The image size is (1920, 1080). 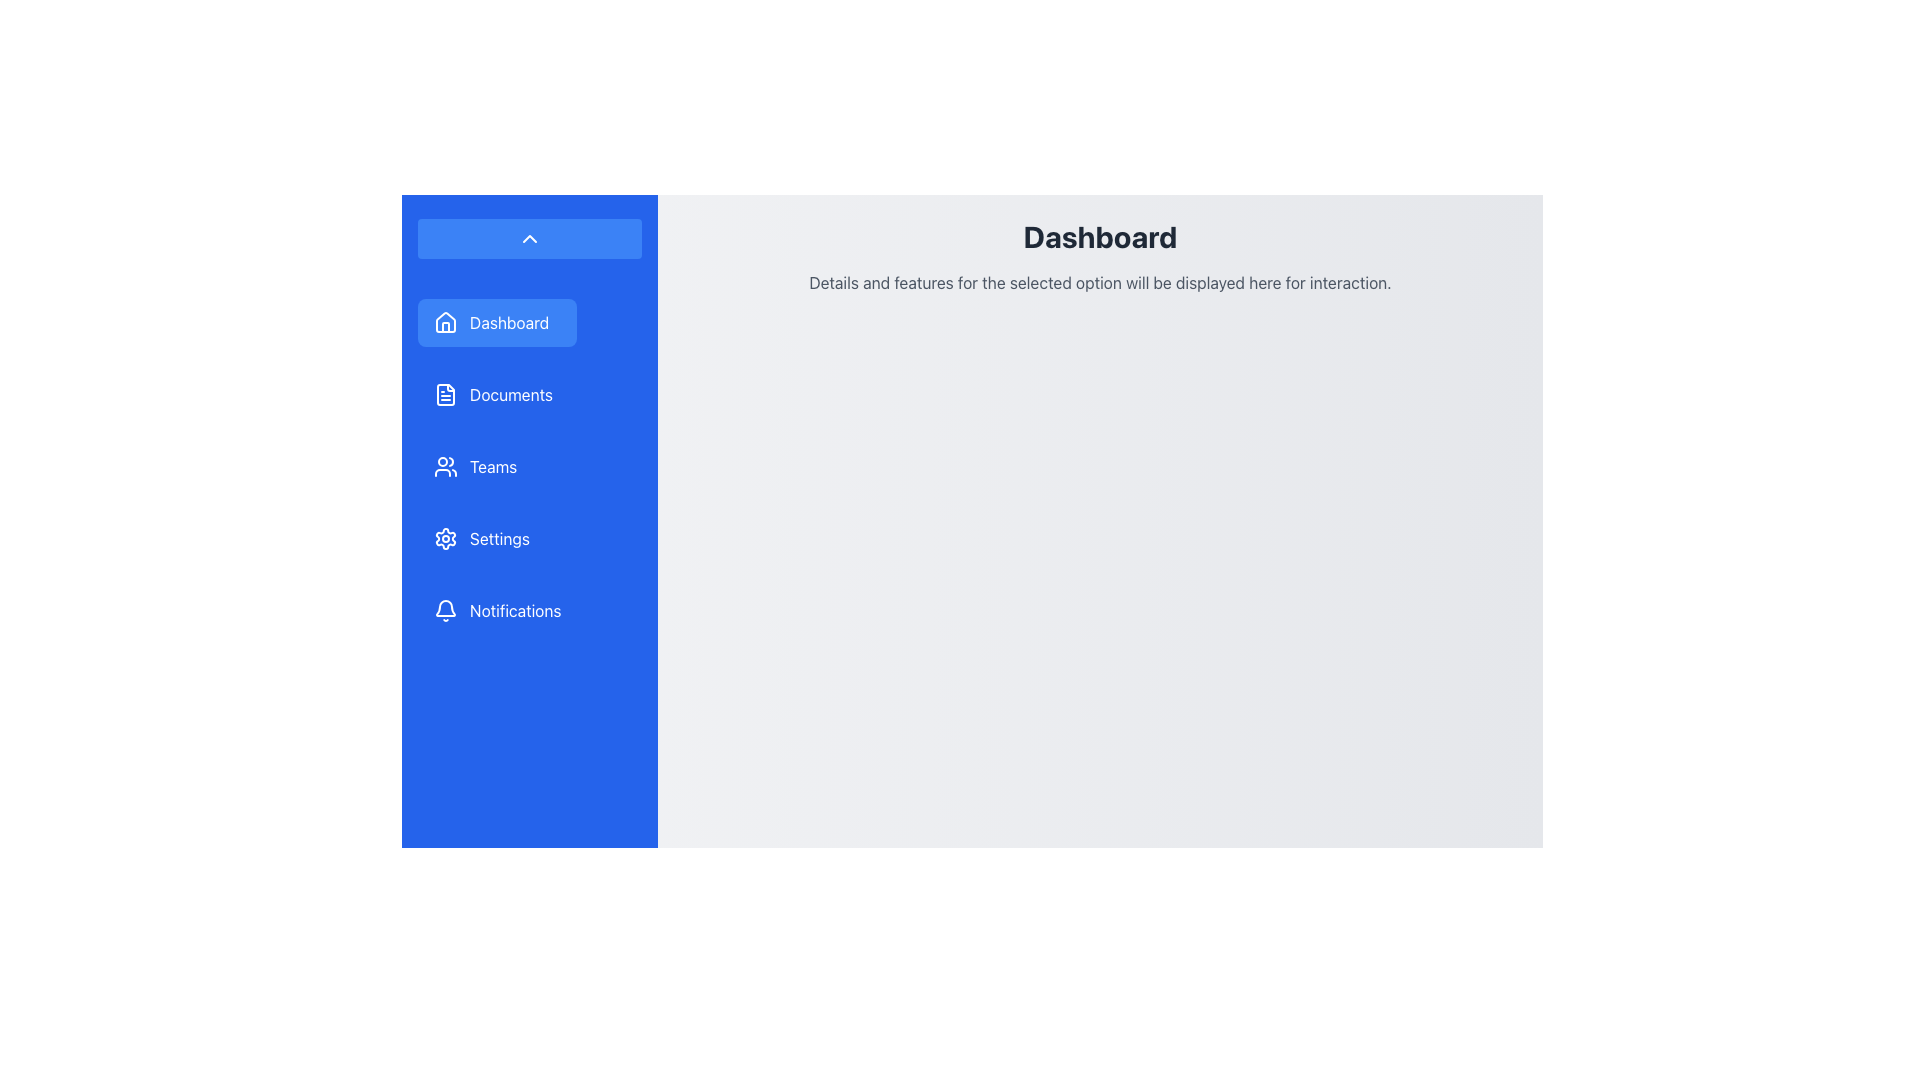 I want to click on the bell icon, which is styled with a thin outline and represents a notification symbol, located within the blue rectangular area in the vertical navigation bar to the left of the 'Notifications' text, so click(x=445, y=609).